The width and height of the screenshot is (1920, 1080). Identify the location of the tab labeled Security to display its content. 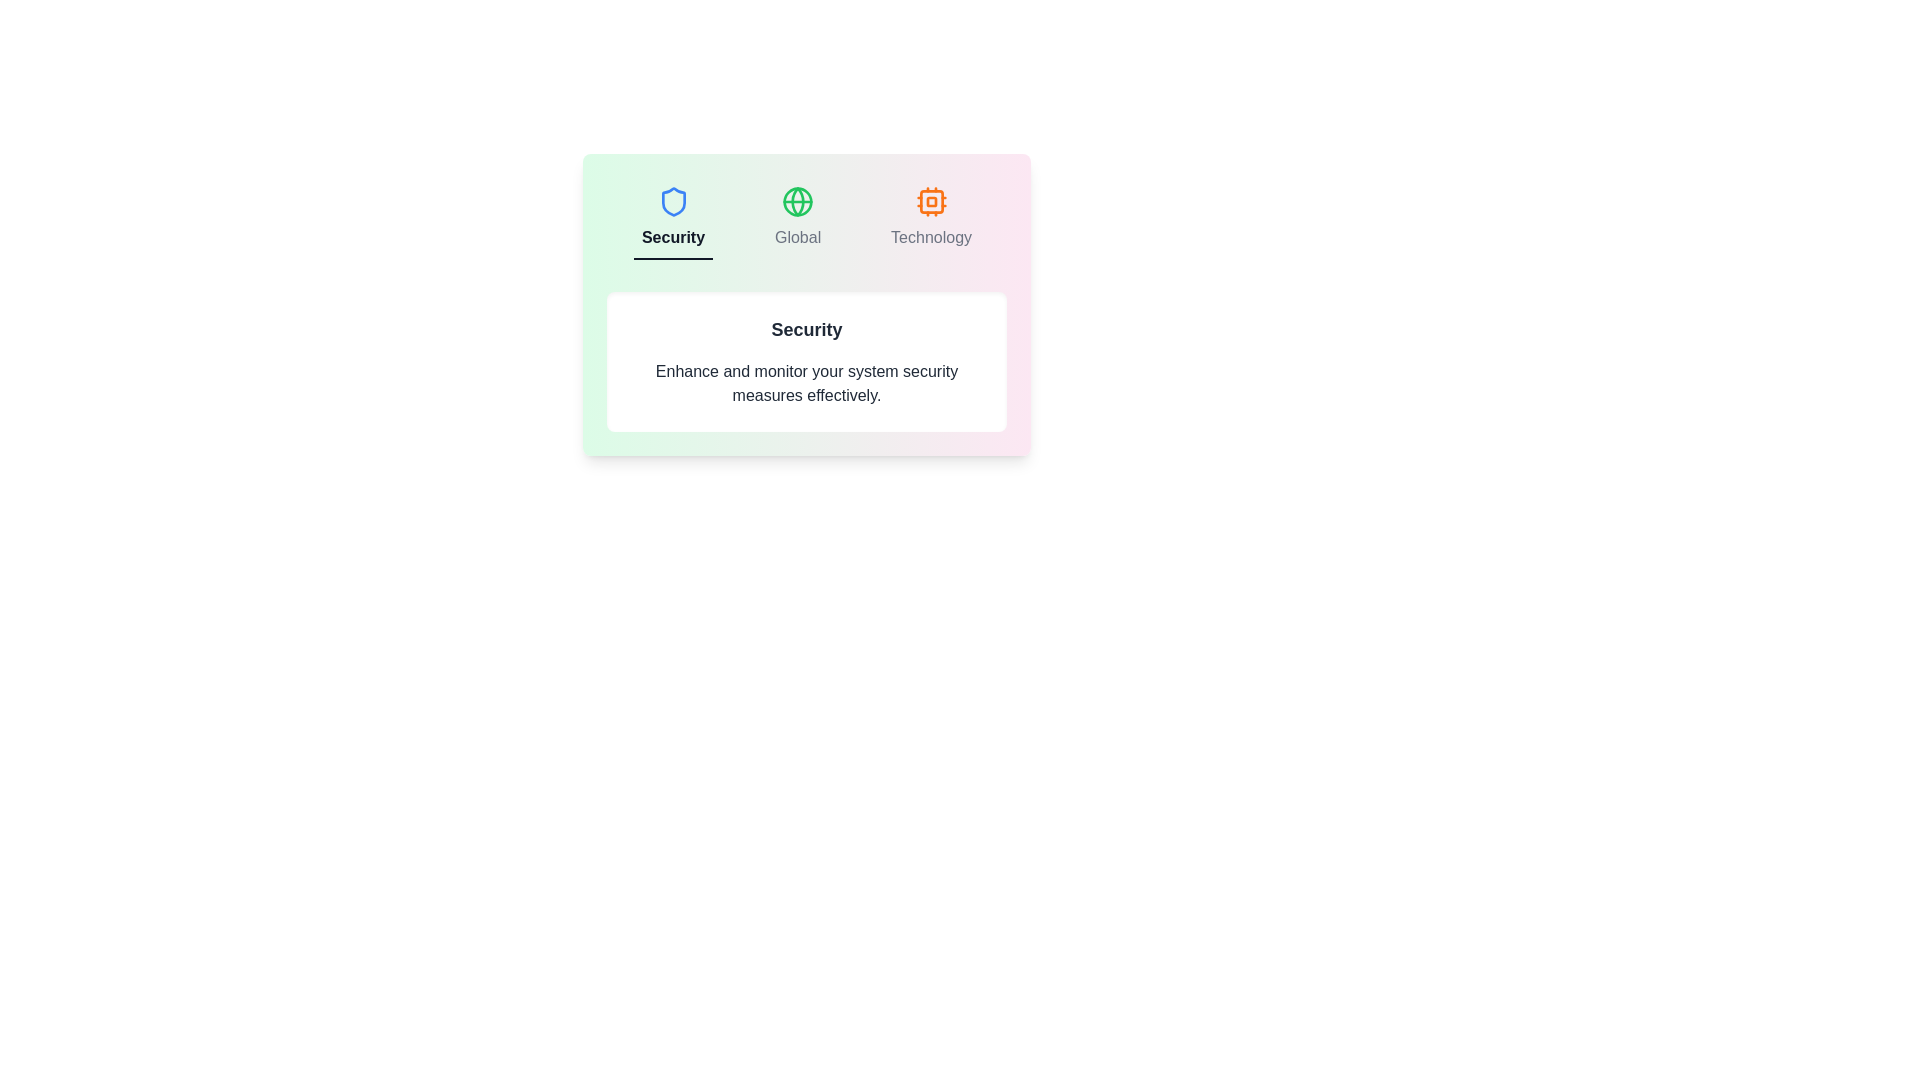
(672, 219).